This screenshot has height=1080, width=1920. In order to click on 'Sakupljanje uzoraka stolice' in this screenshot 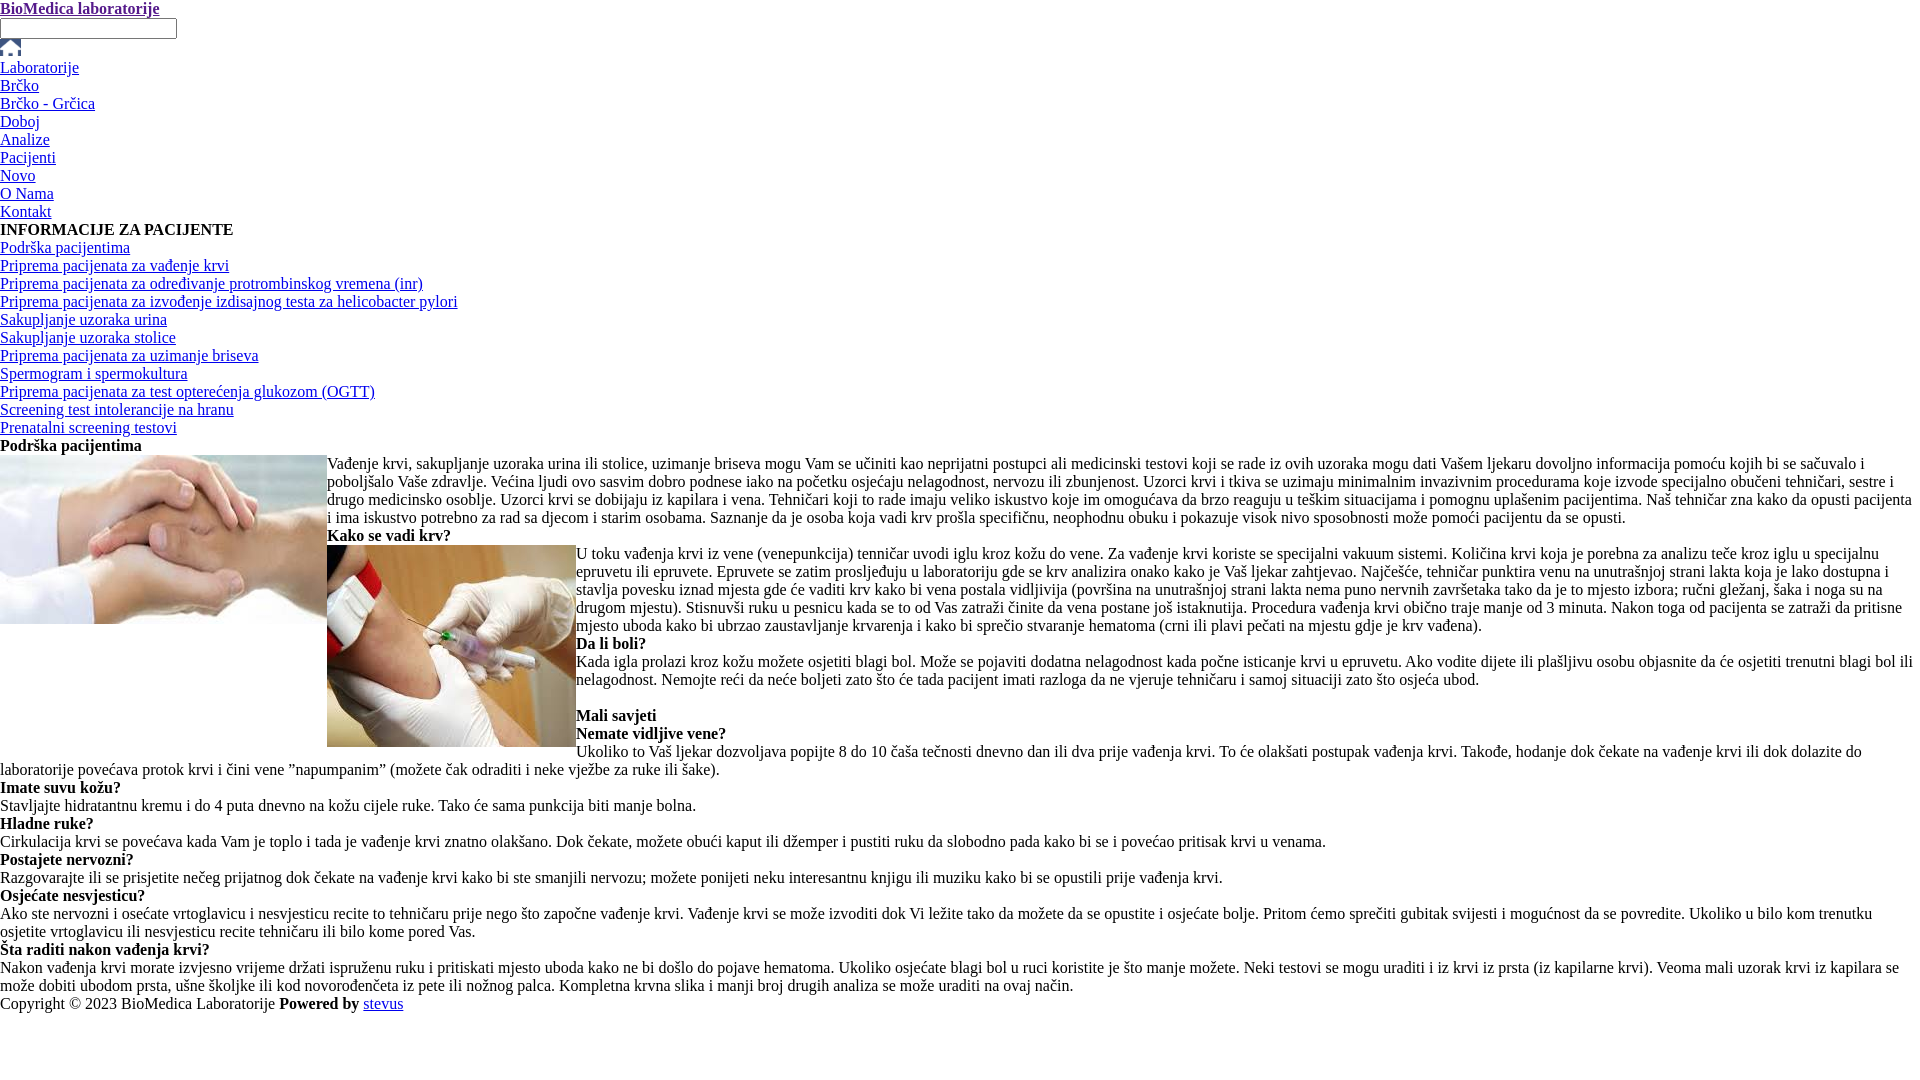, I will do `click(86, 336)`.